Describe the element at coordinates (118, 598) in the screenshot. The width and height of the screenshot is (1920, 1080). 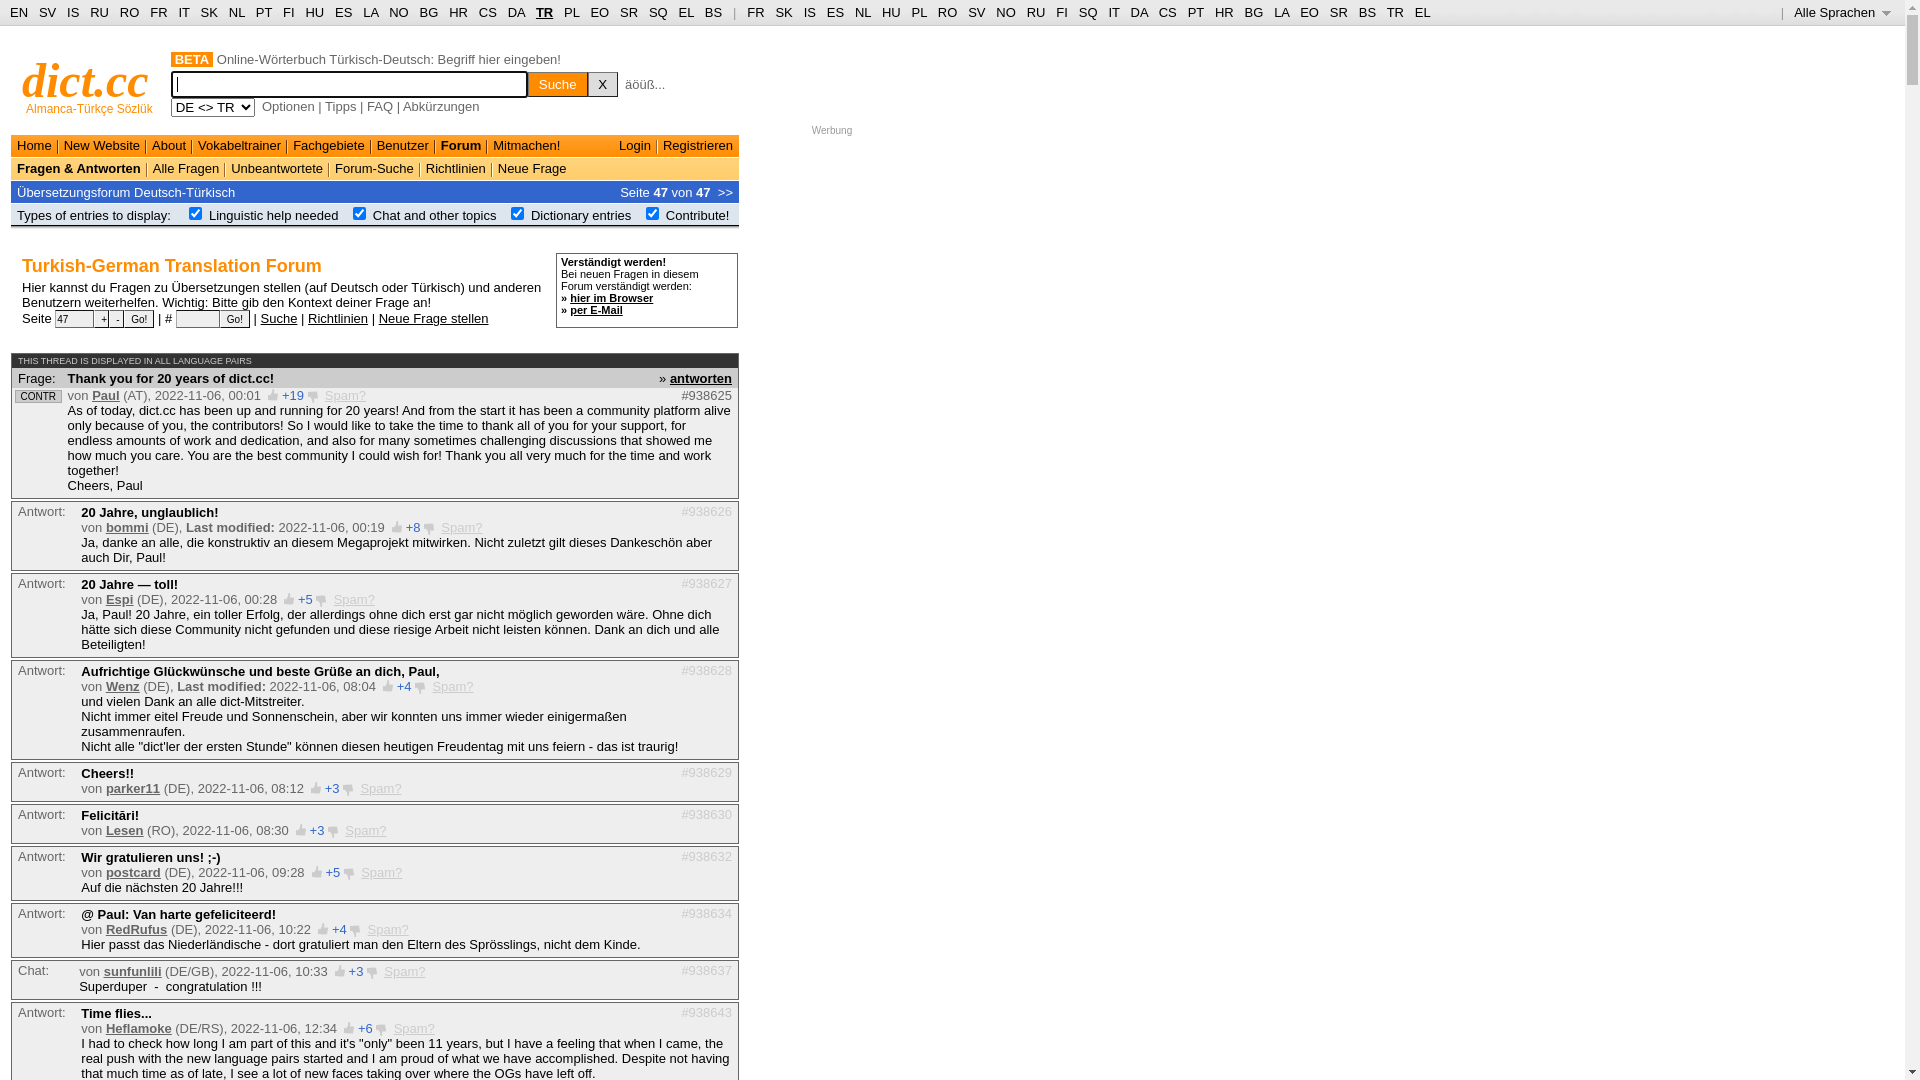
I see `'Espi'` at that location.